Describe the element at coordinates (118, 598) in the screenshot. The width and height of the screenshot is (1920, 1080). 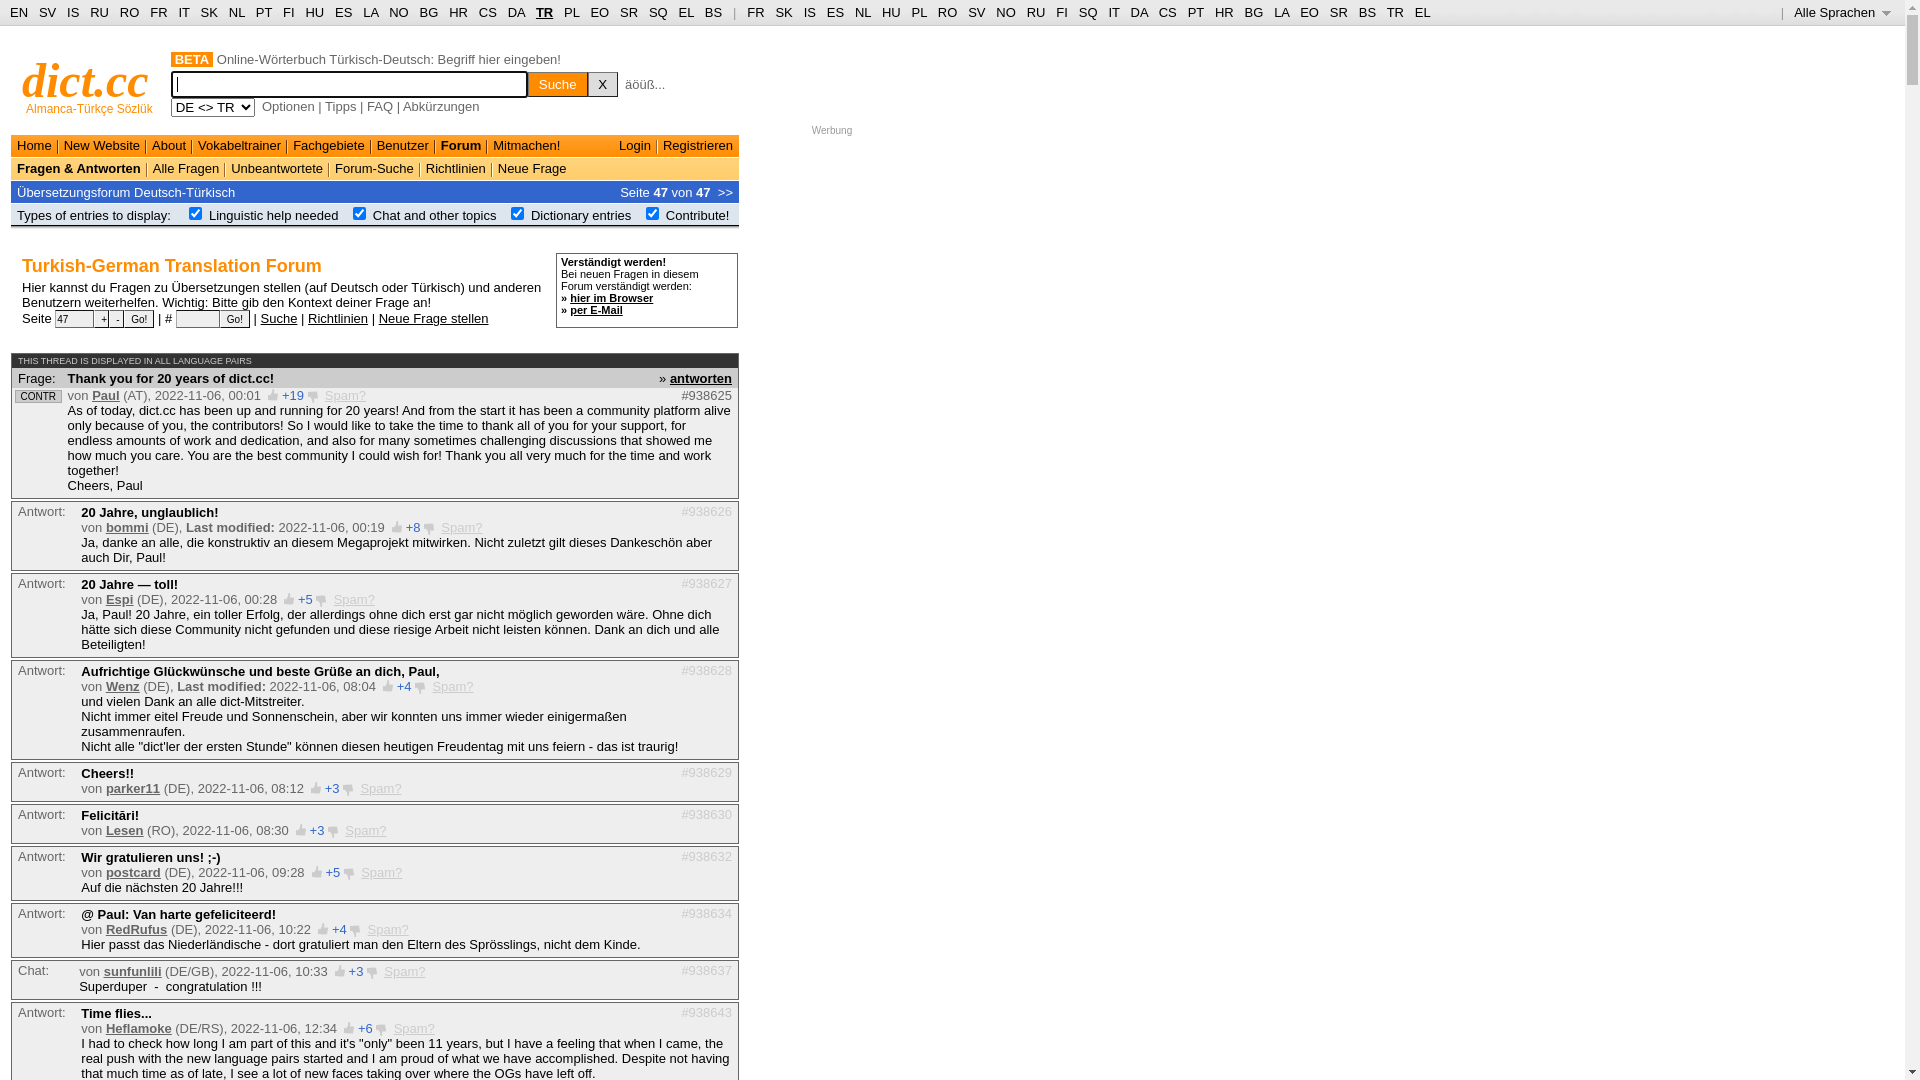
I see `'Espi'` at that location.